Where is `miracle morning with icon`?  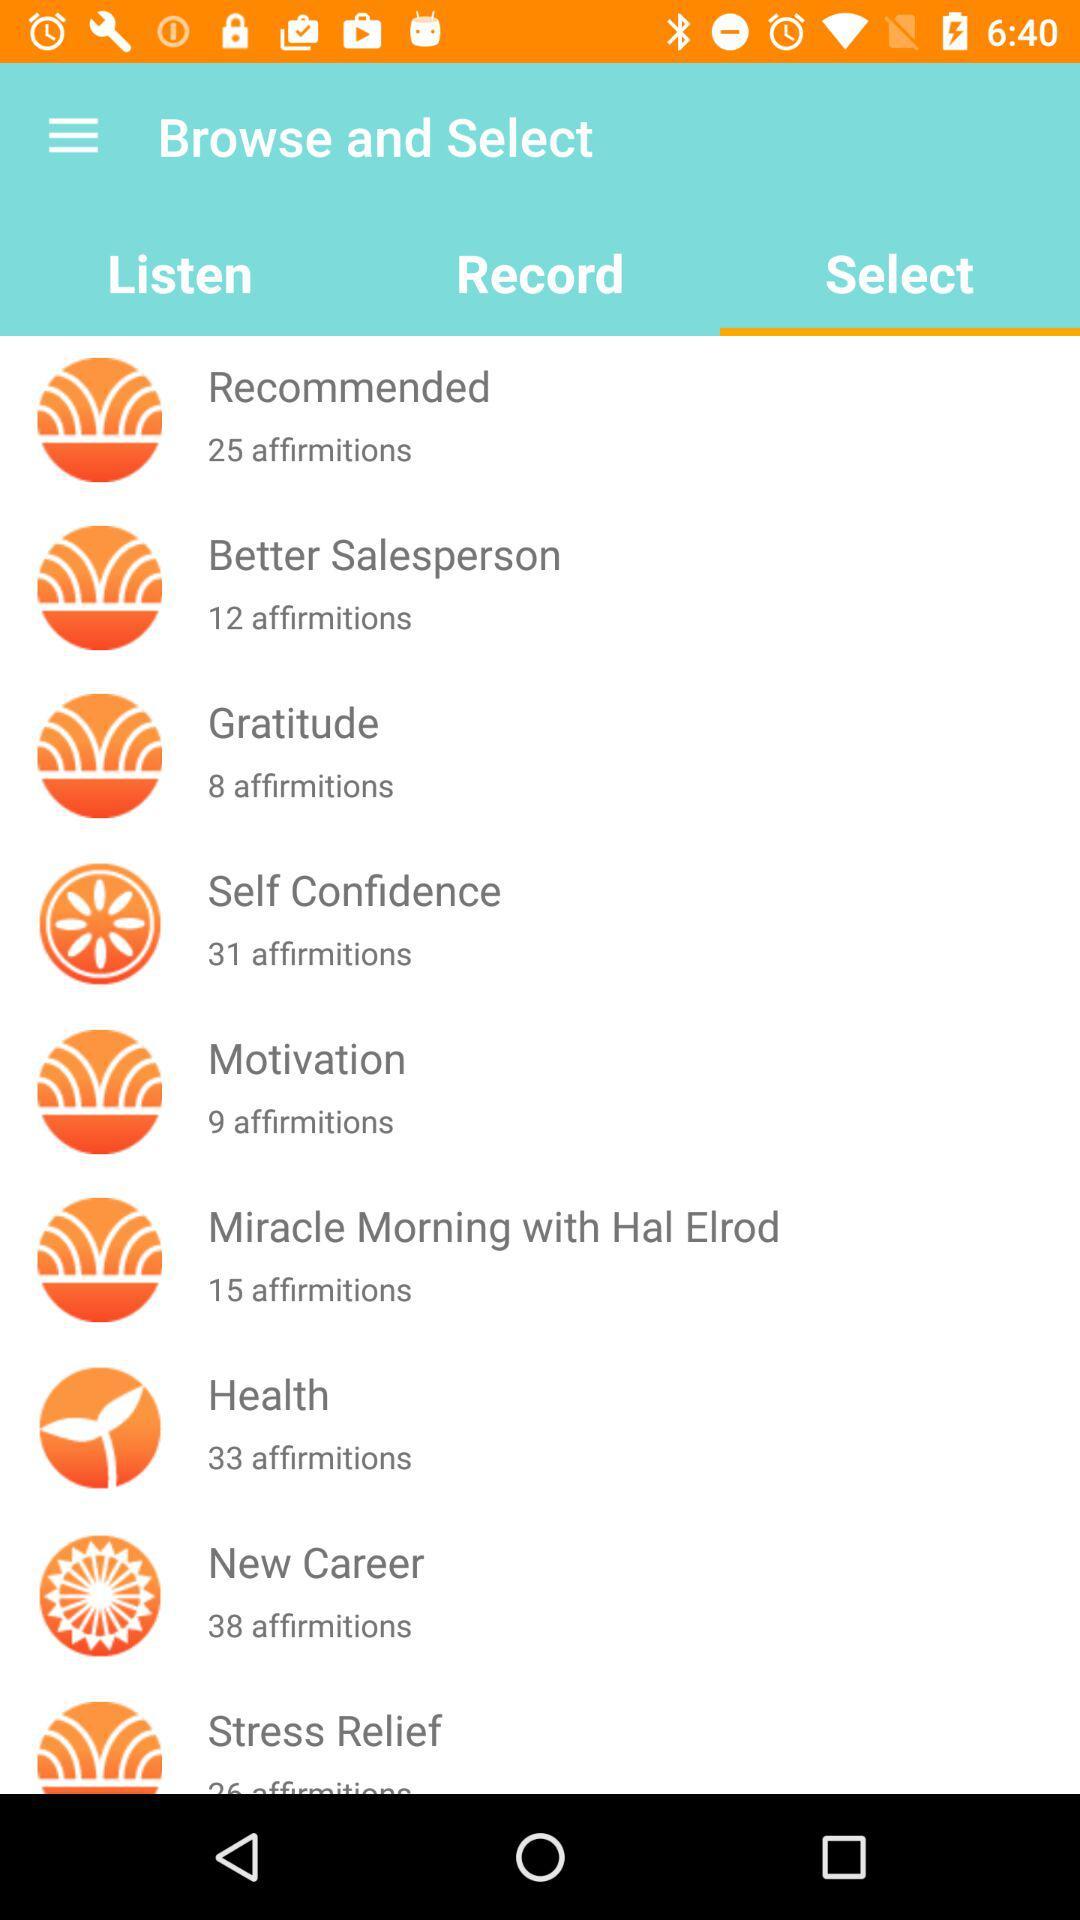 miracle morning with icon is located at coordinates (639, 1224).